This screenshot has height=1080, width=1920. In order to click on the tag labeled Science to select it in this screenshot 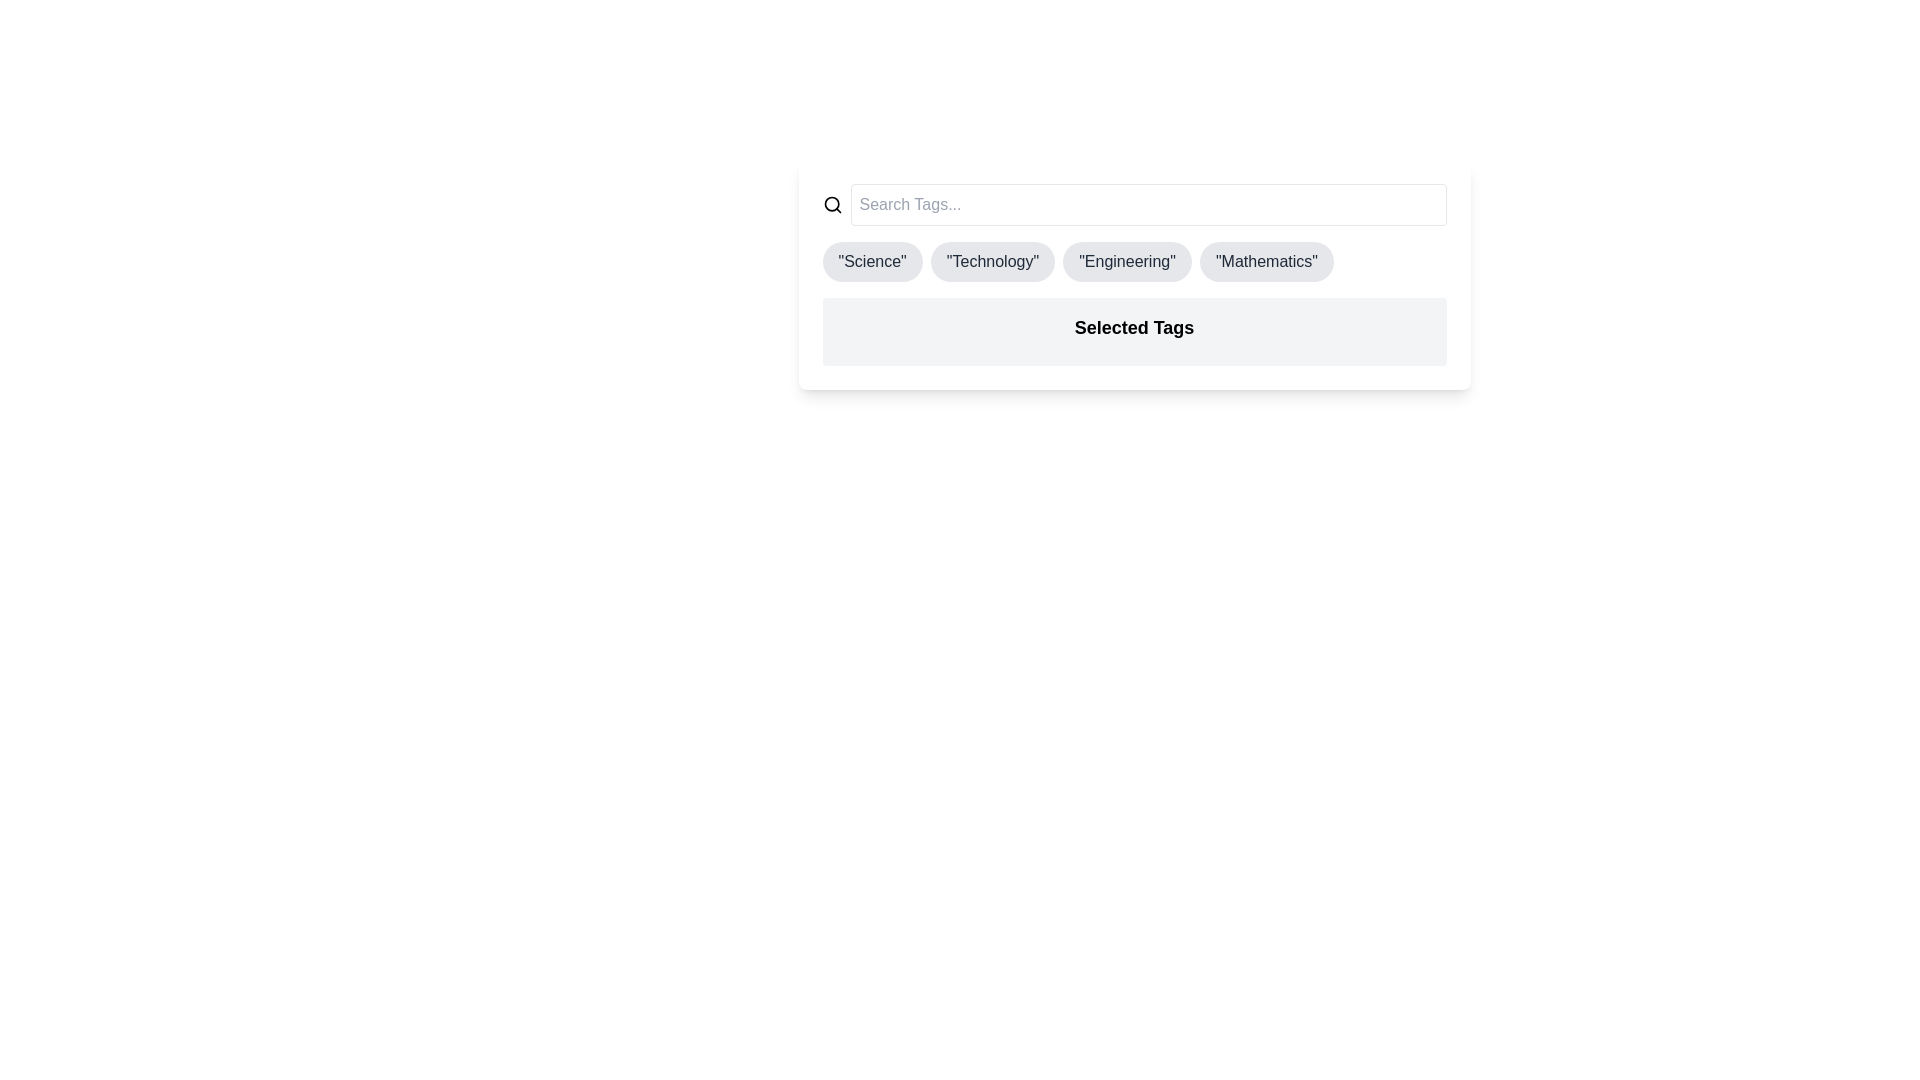, I will do `click(872, 261)`.